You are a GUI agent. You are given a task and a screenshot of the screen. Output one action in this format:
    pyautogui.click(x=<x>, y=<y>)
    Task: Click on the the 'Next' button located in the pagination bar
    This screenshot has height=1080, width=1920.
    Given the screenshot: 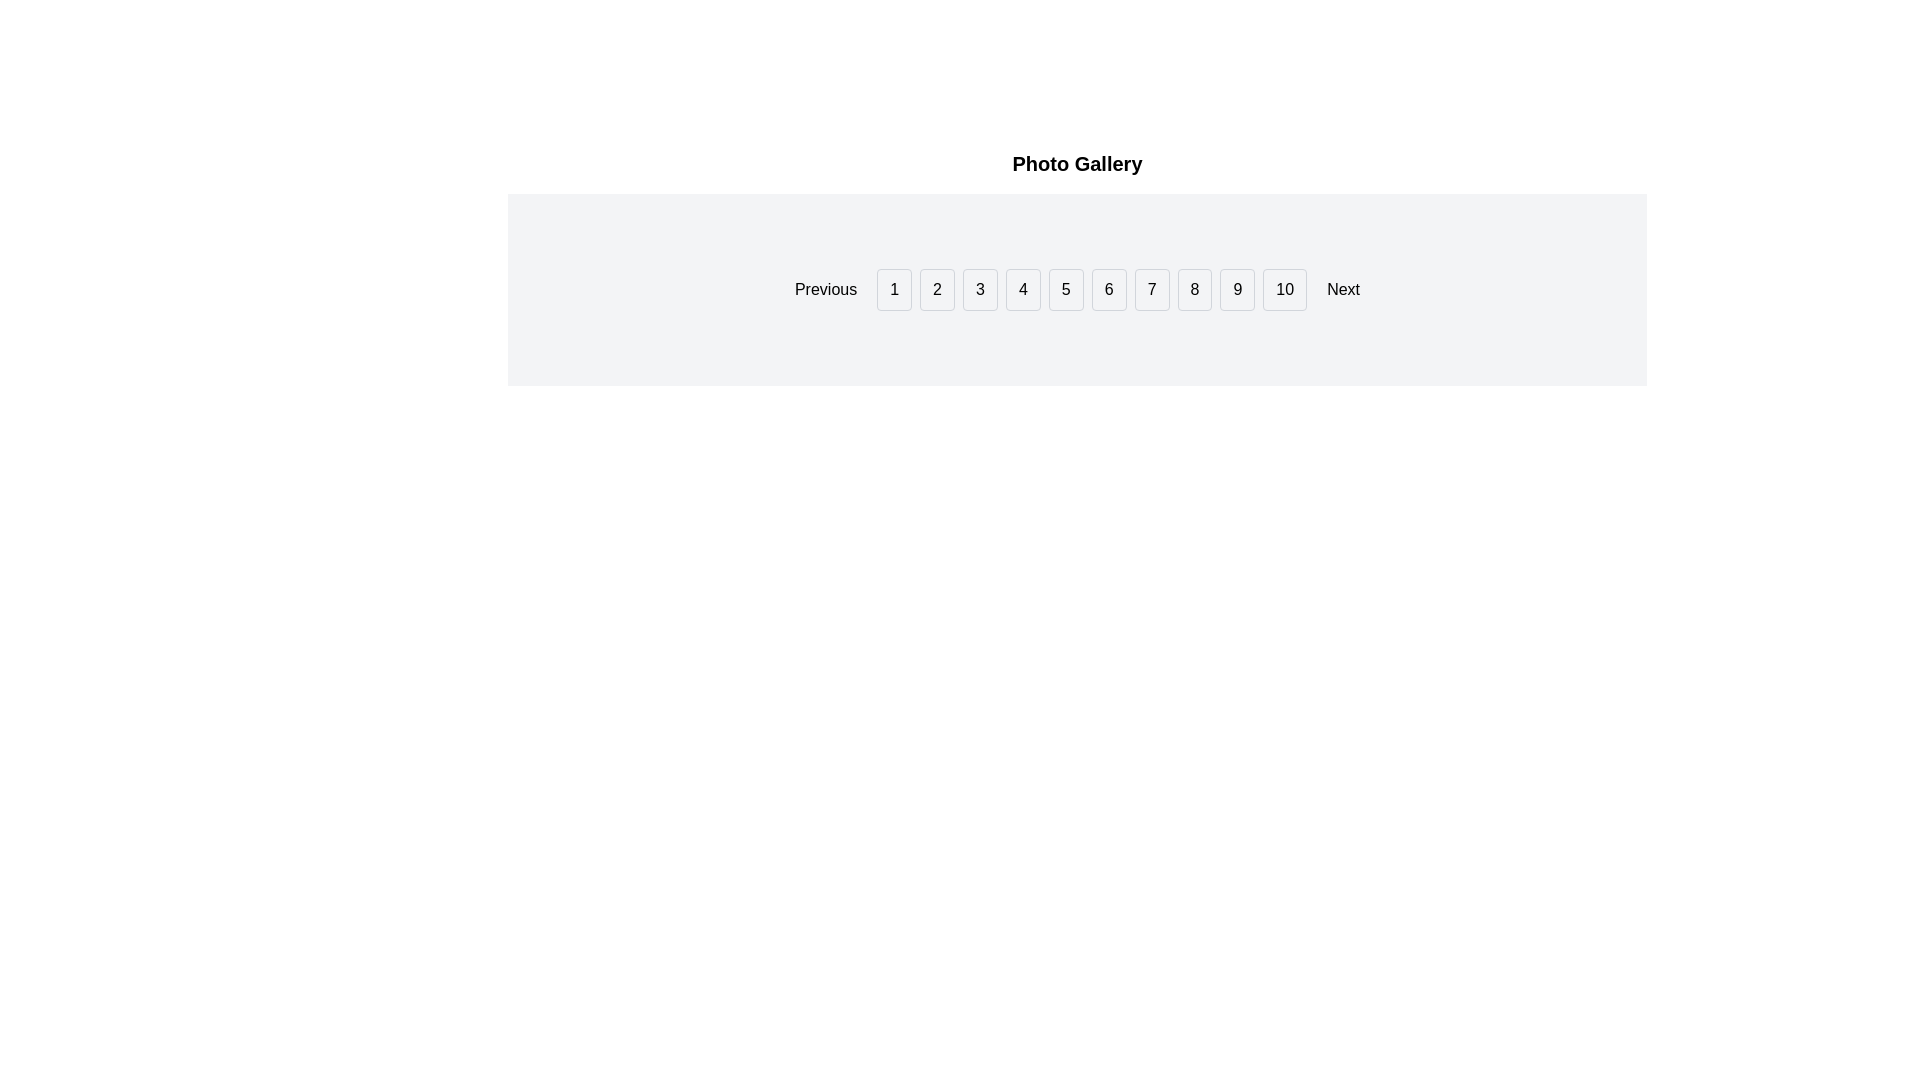 What is the action you would take?
    pyautogui.click(x=1343, y=289)
    